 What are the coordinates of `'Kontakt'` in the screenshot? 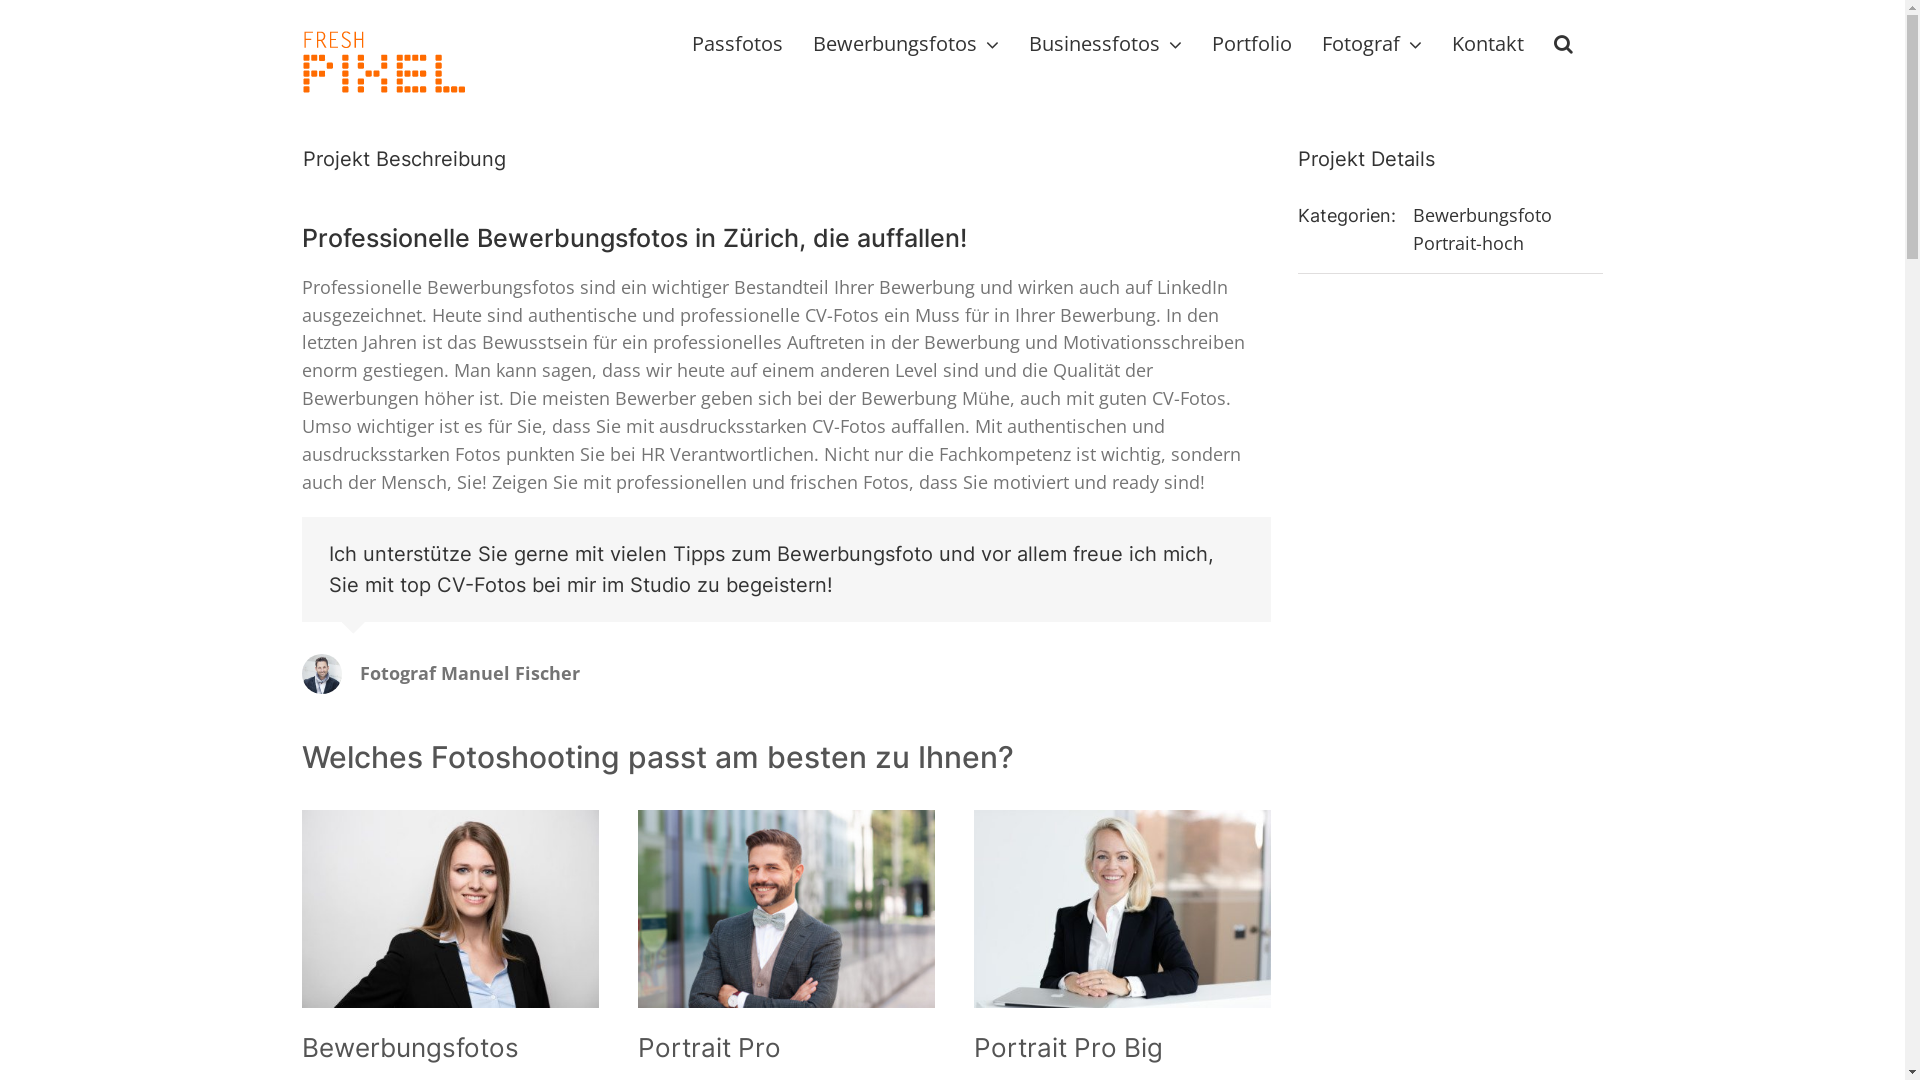 It's located at (1488, 42).